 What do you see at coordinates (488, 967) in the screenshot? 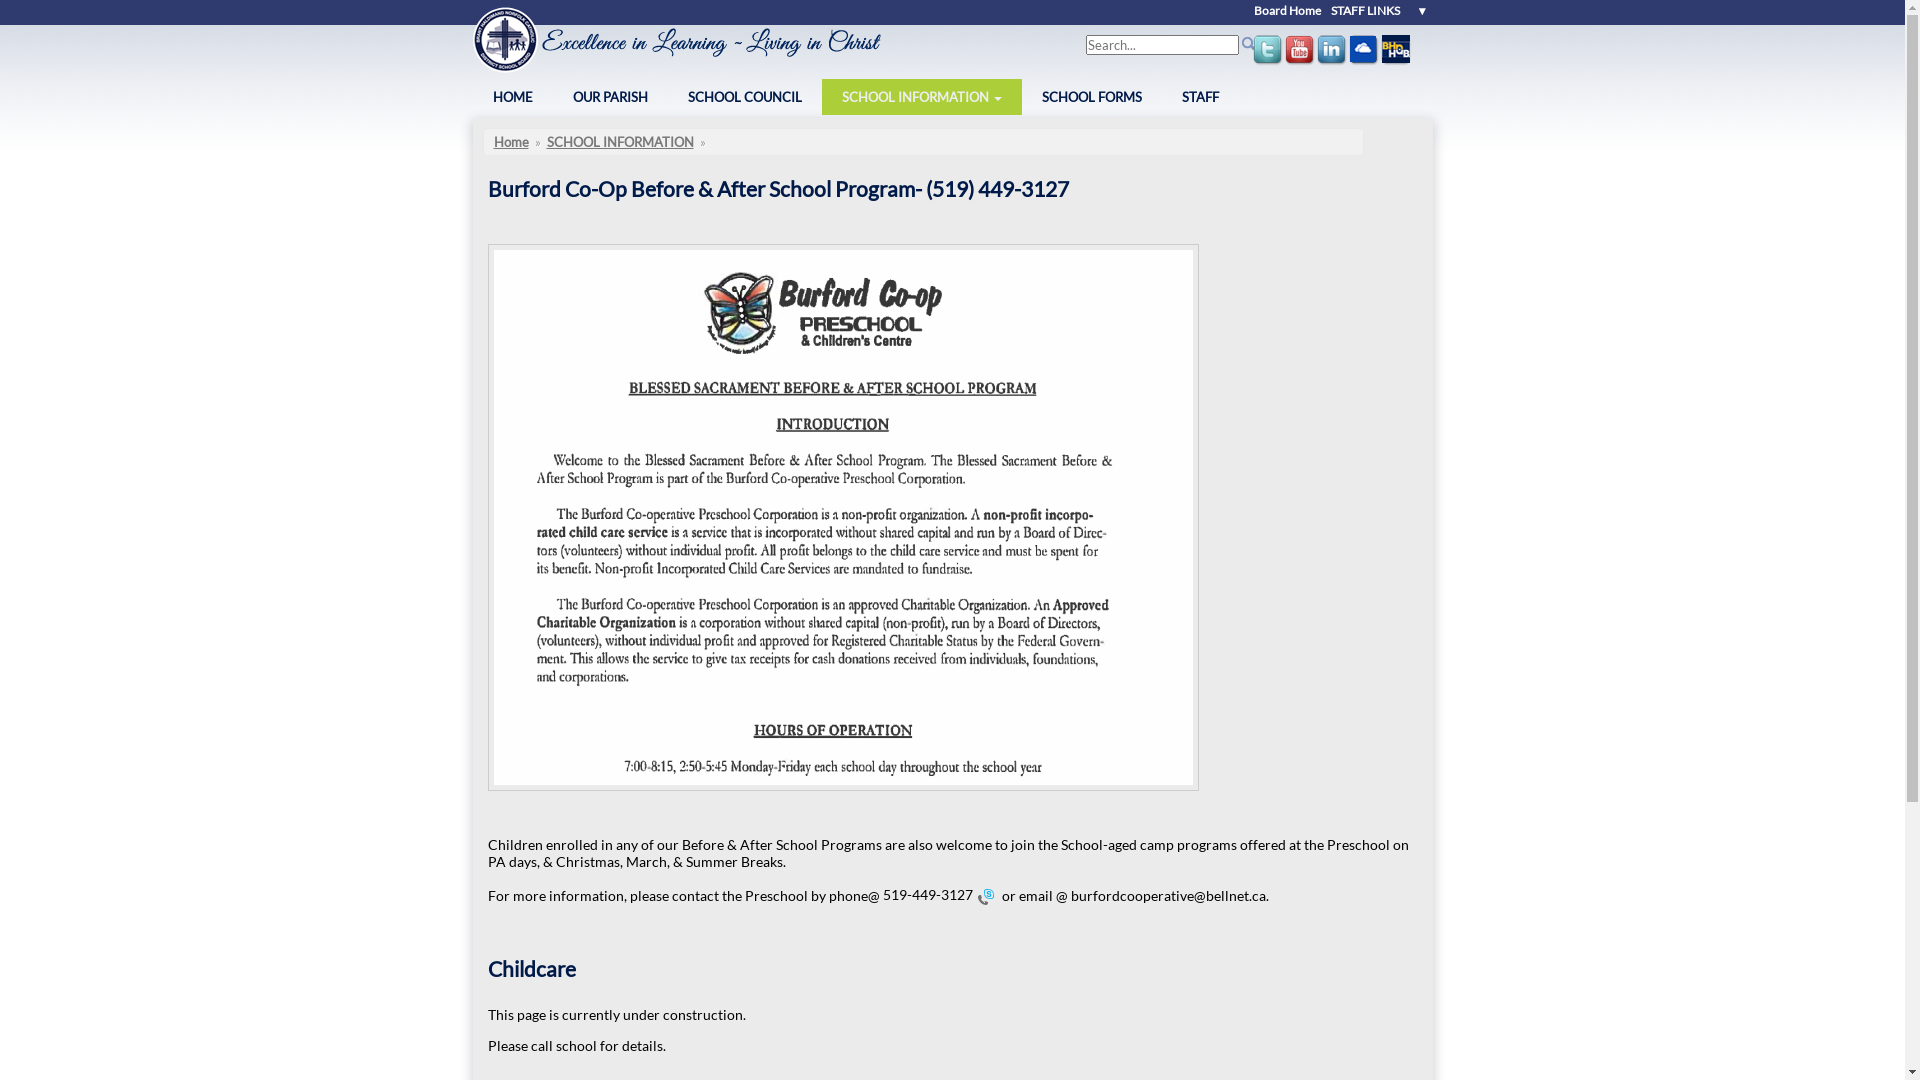
I see `'Childcare'` at bounding box center [488, 967].